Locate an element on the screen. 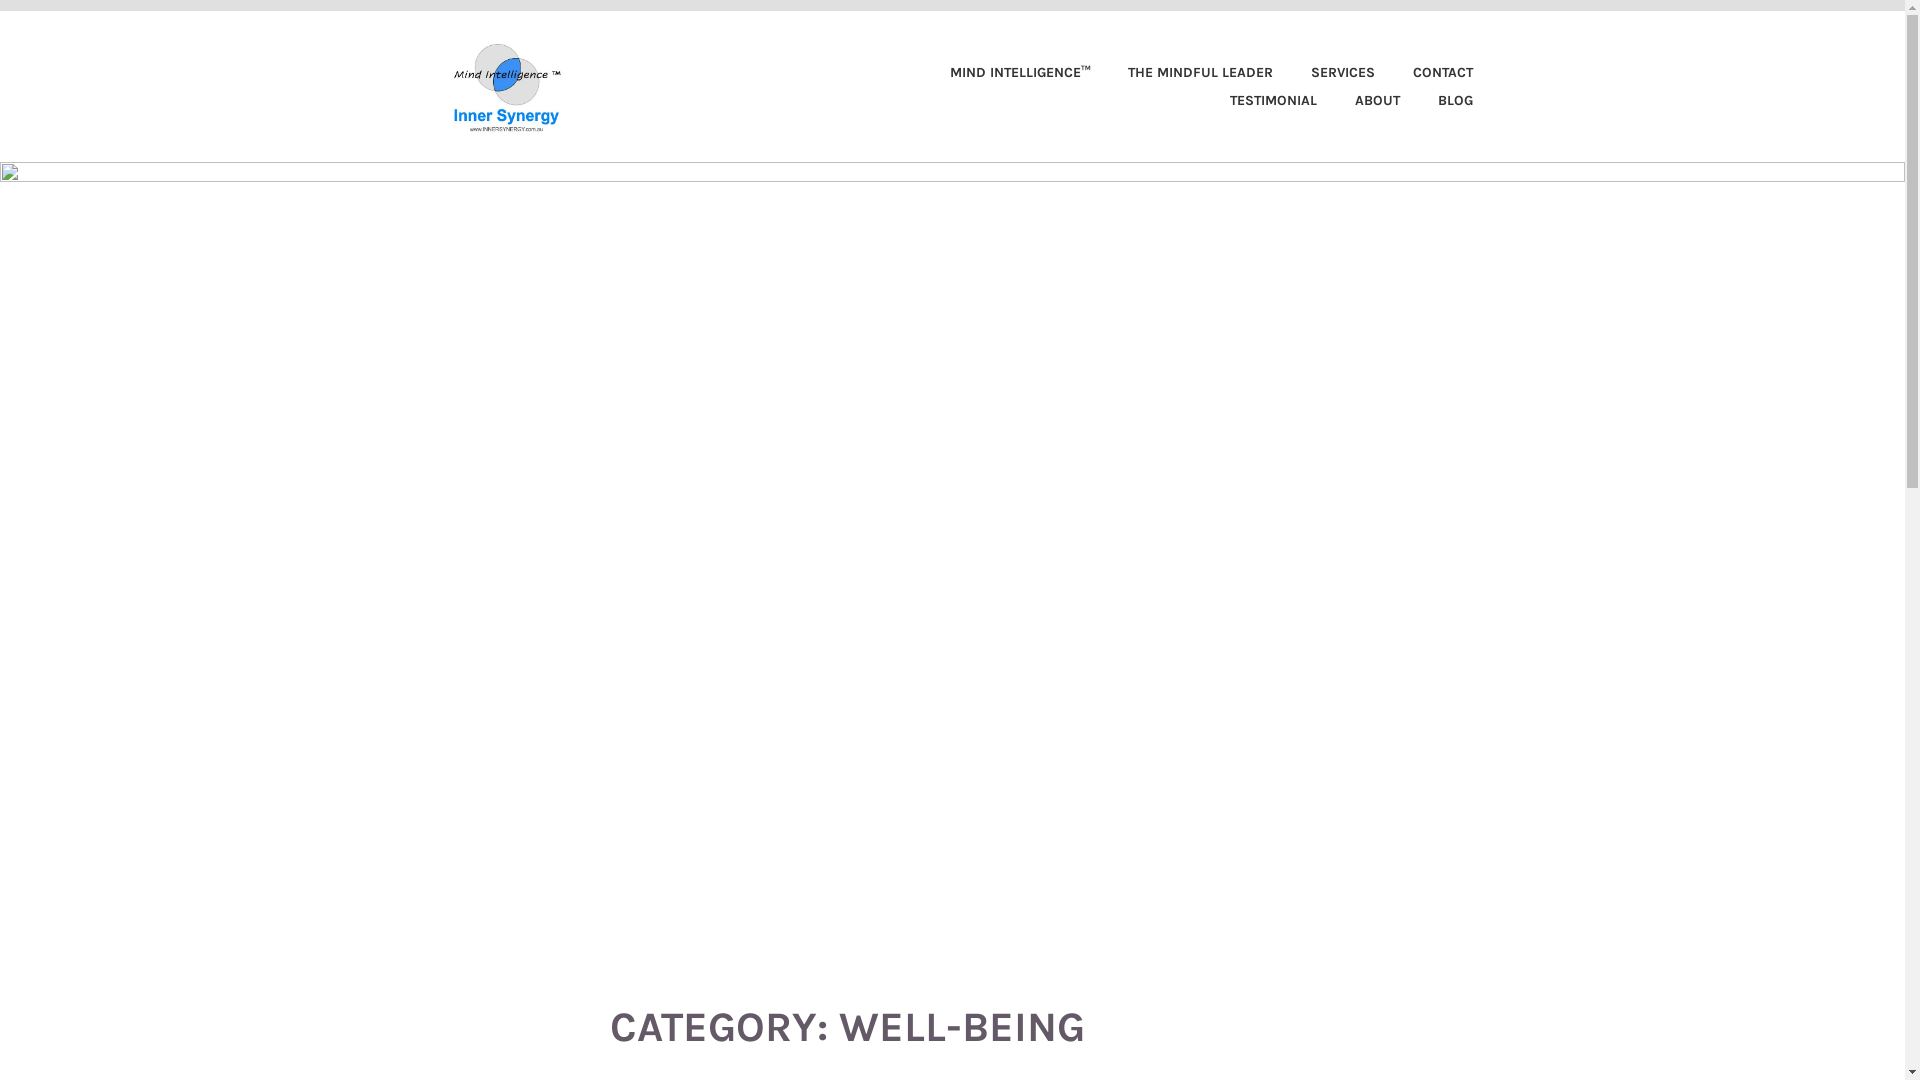 This screenshot has height=1080, width=1920. 'BLOG' is located at coordinates (1402, 100).